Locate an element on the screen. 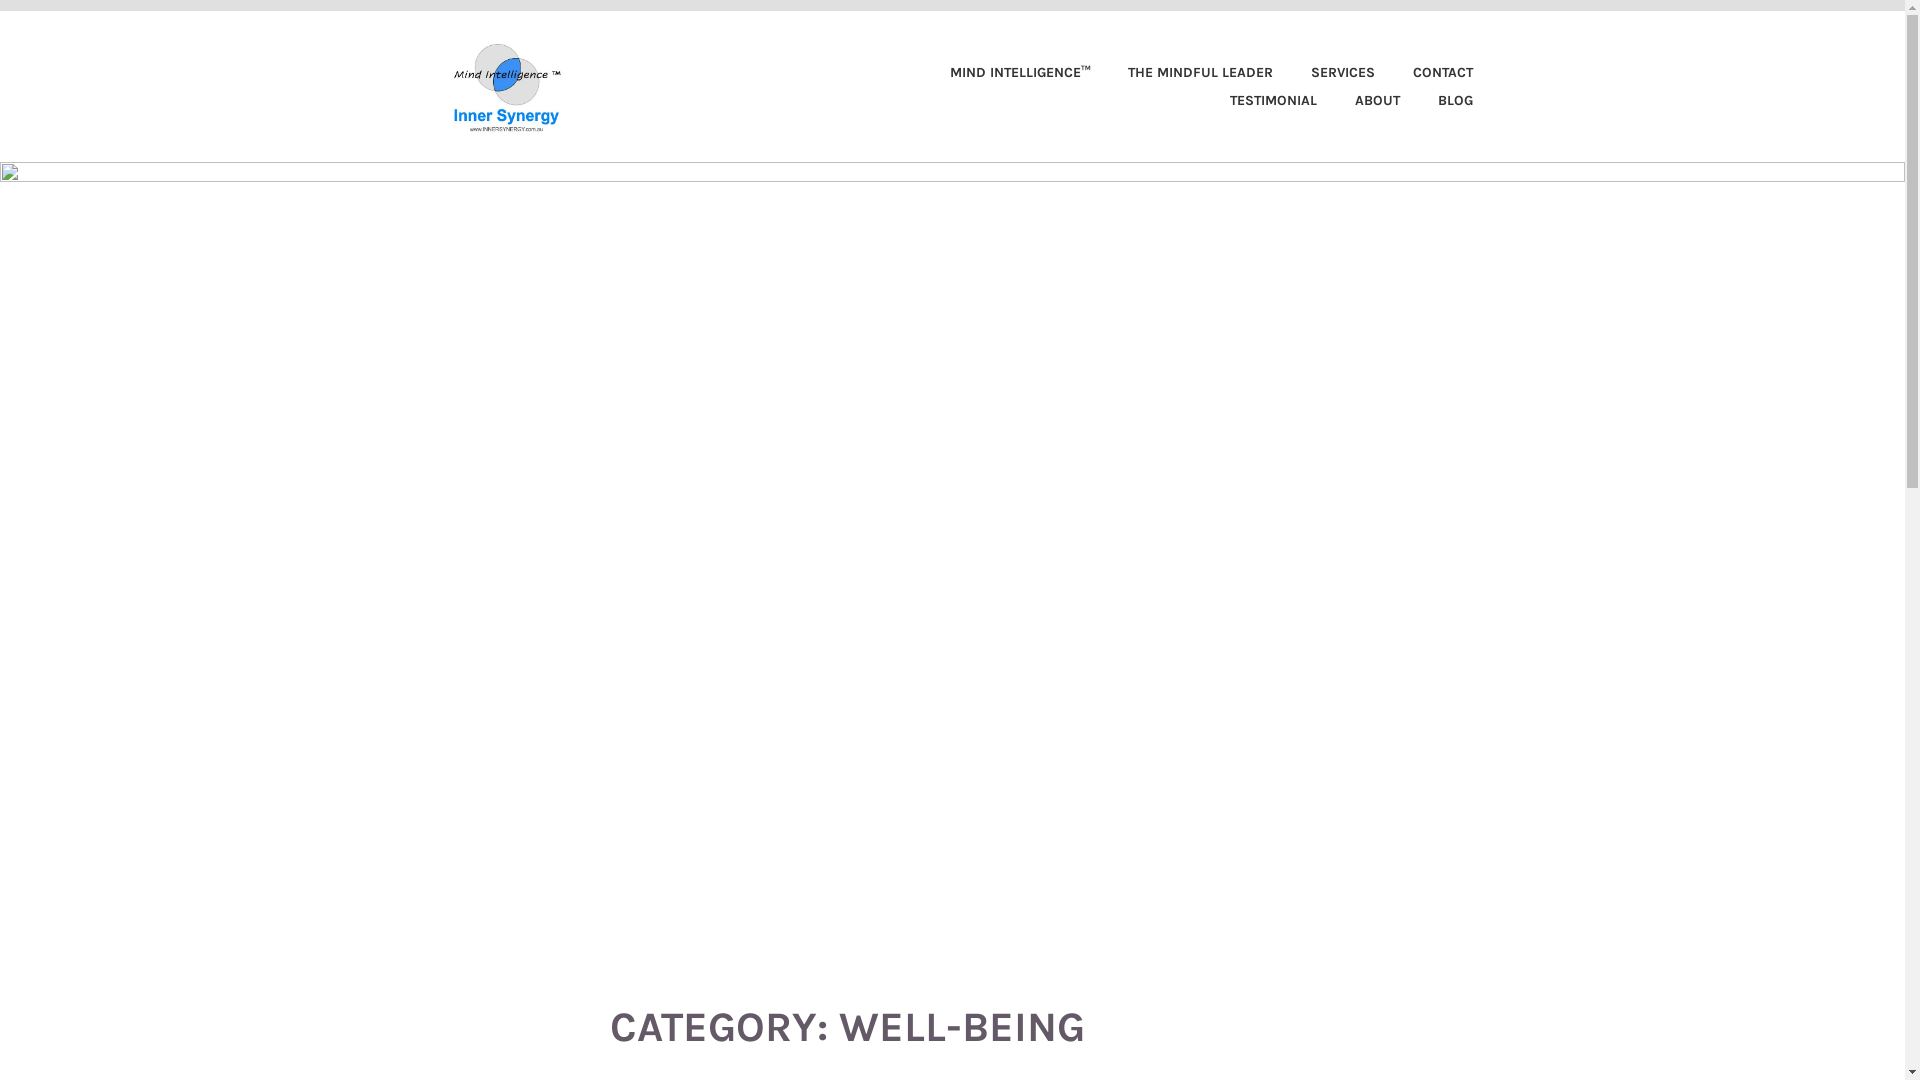 This screenshot has height=1080, width=1920. 'BLOG' is located at coordinates (1402, 100).